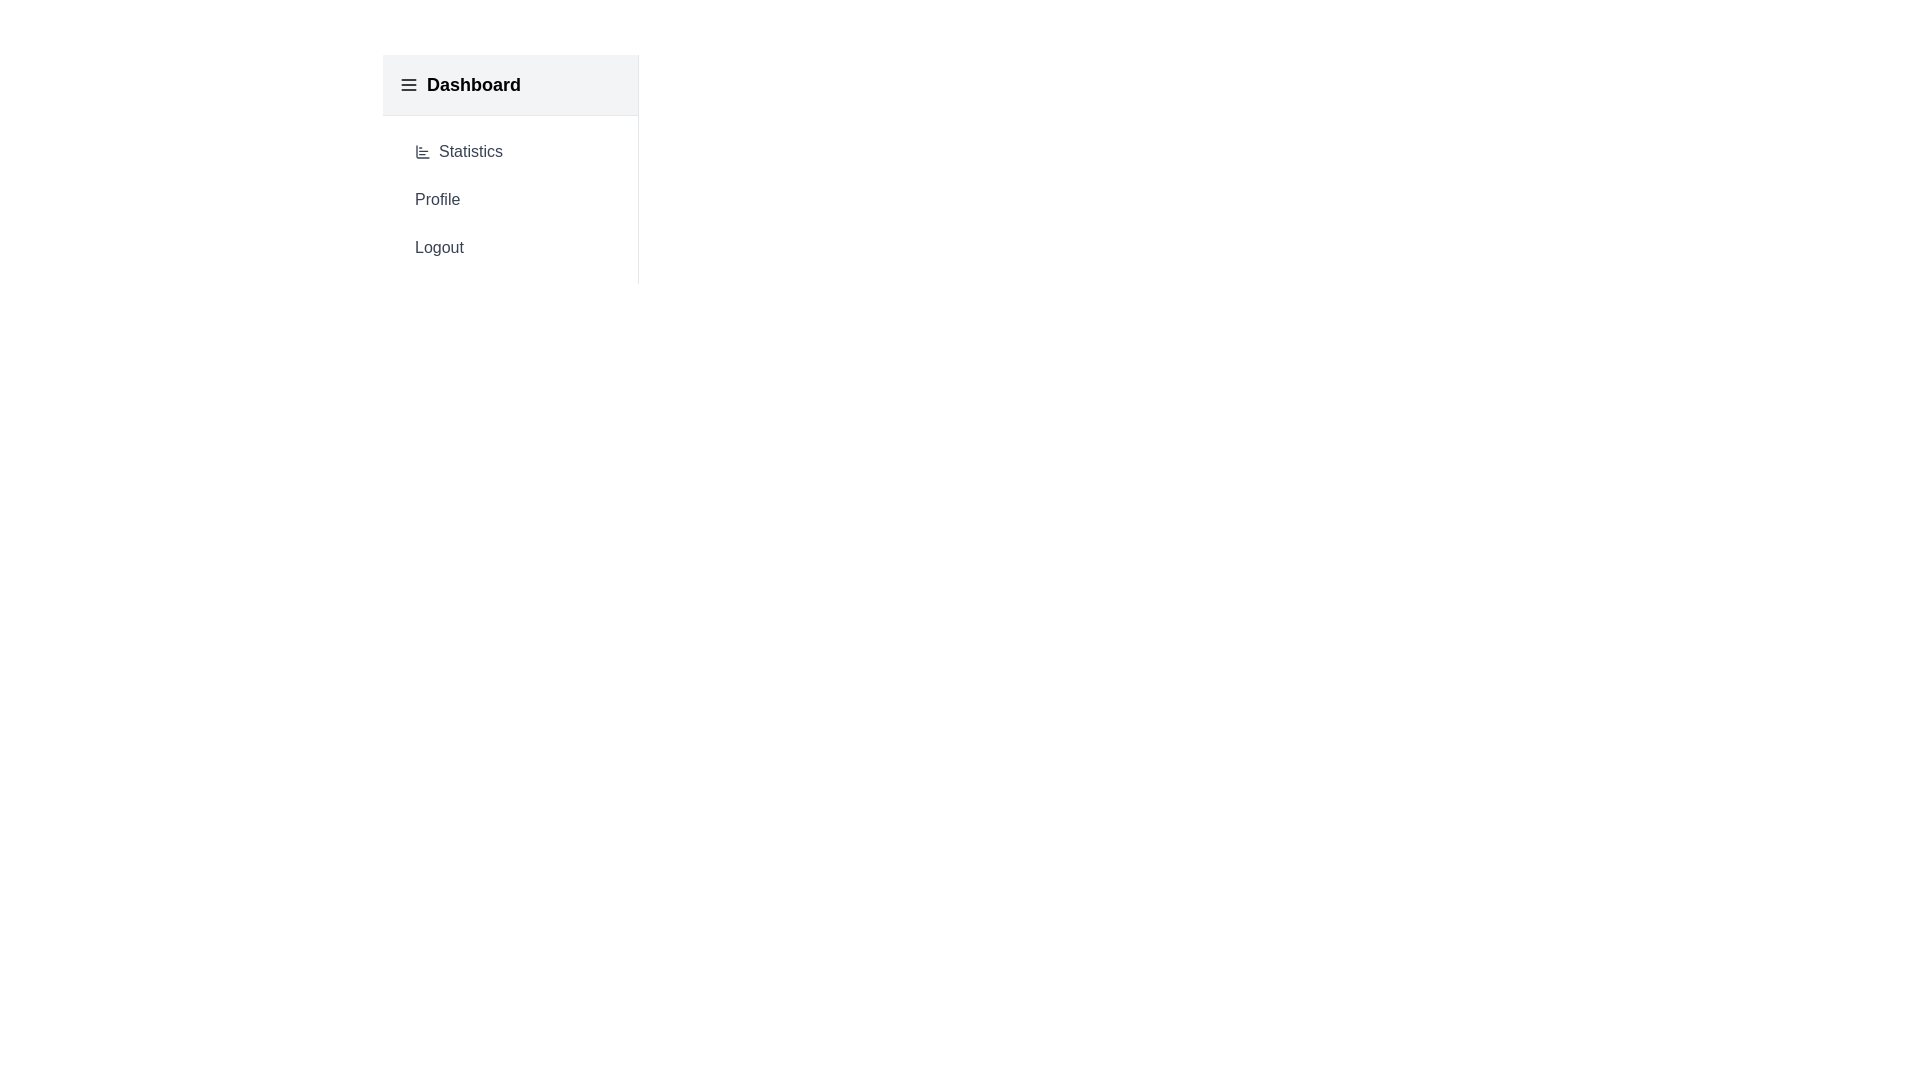  What do you see at coordinates (407, 83) in the screenshot?
I see `the MenuIcon to toggle the menu open/close` at bounding box center [407, 83].